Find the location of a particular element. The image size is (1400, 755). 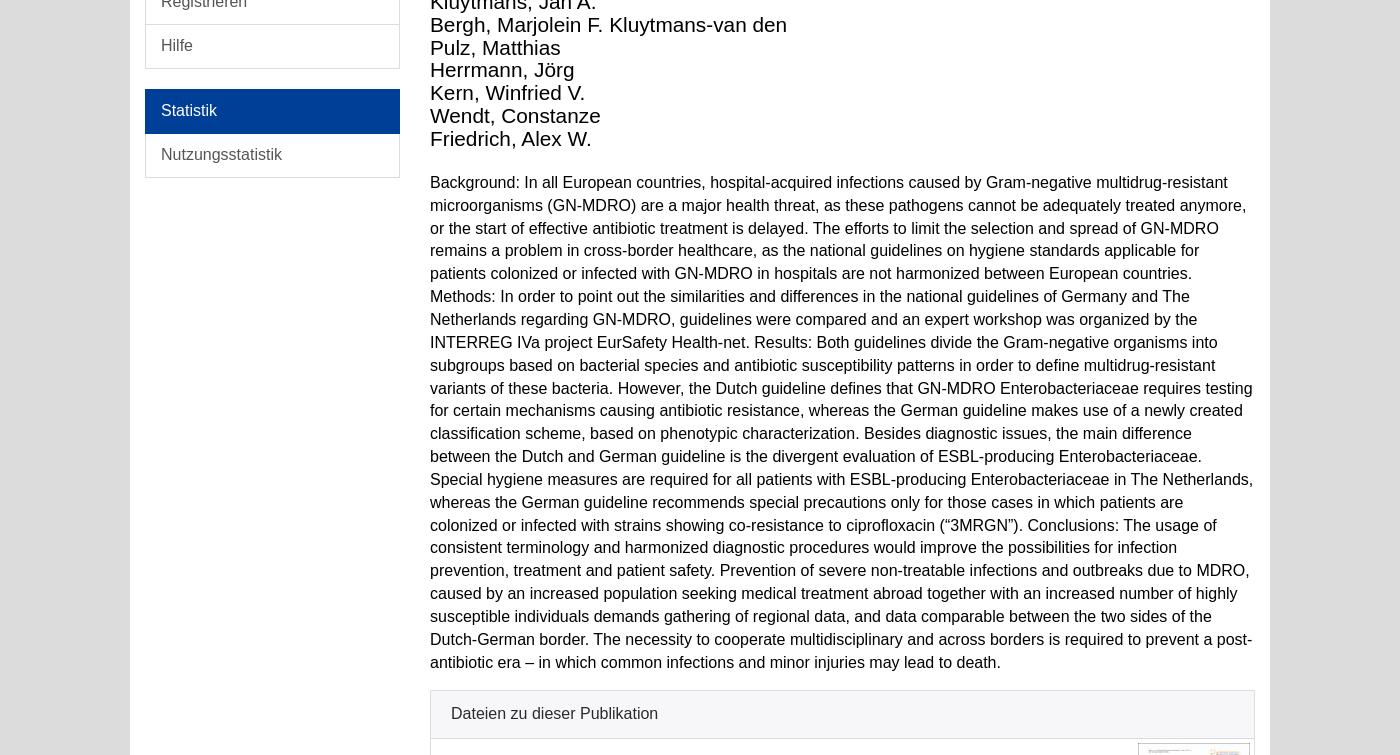

'Kern, Winfried V.' is located at coordinates (507, 92).